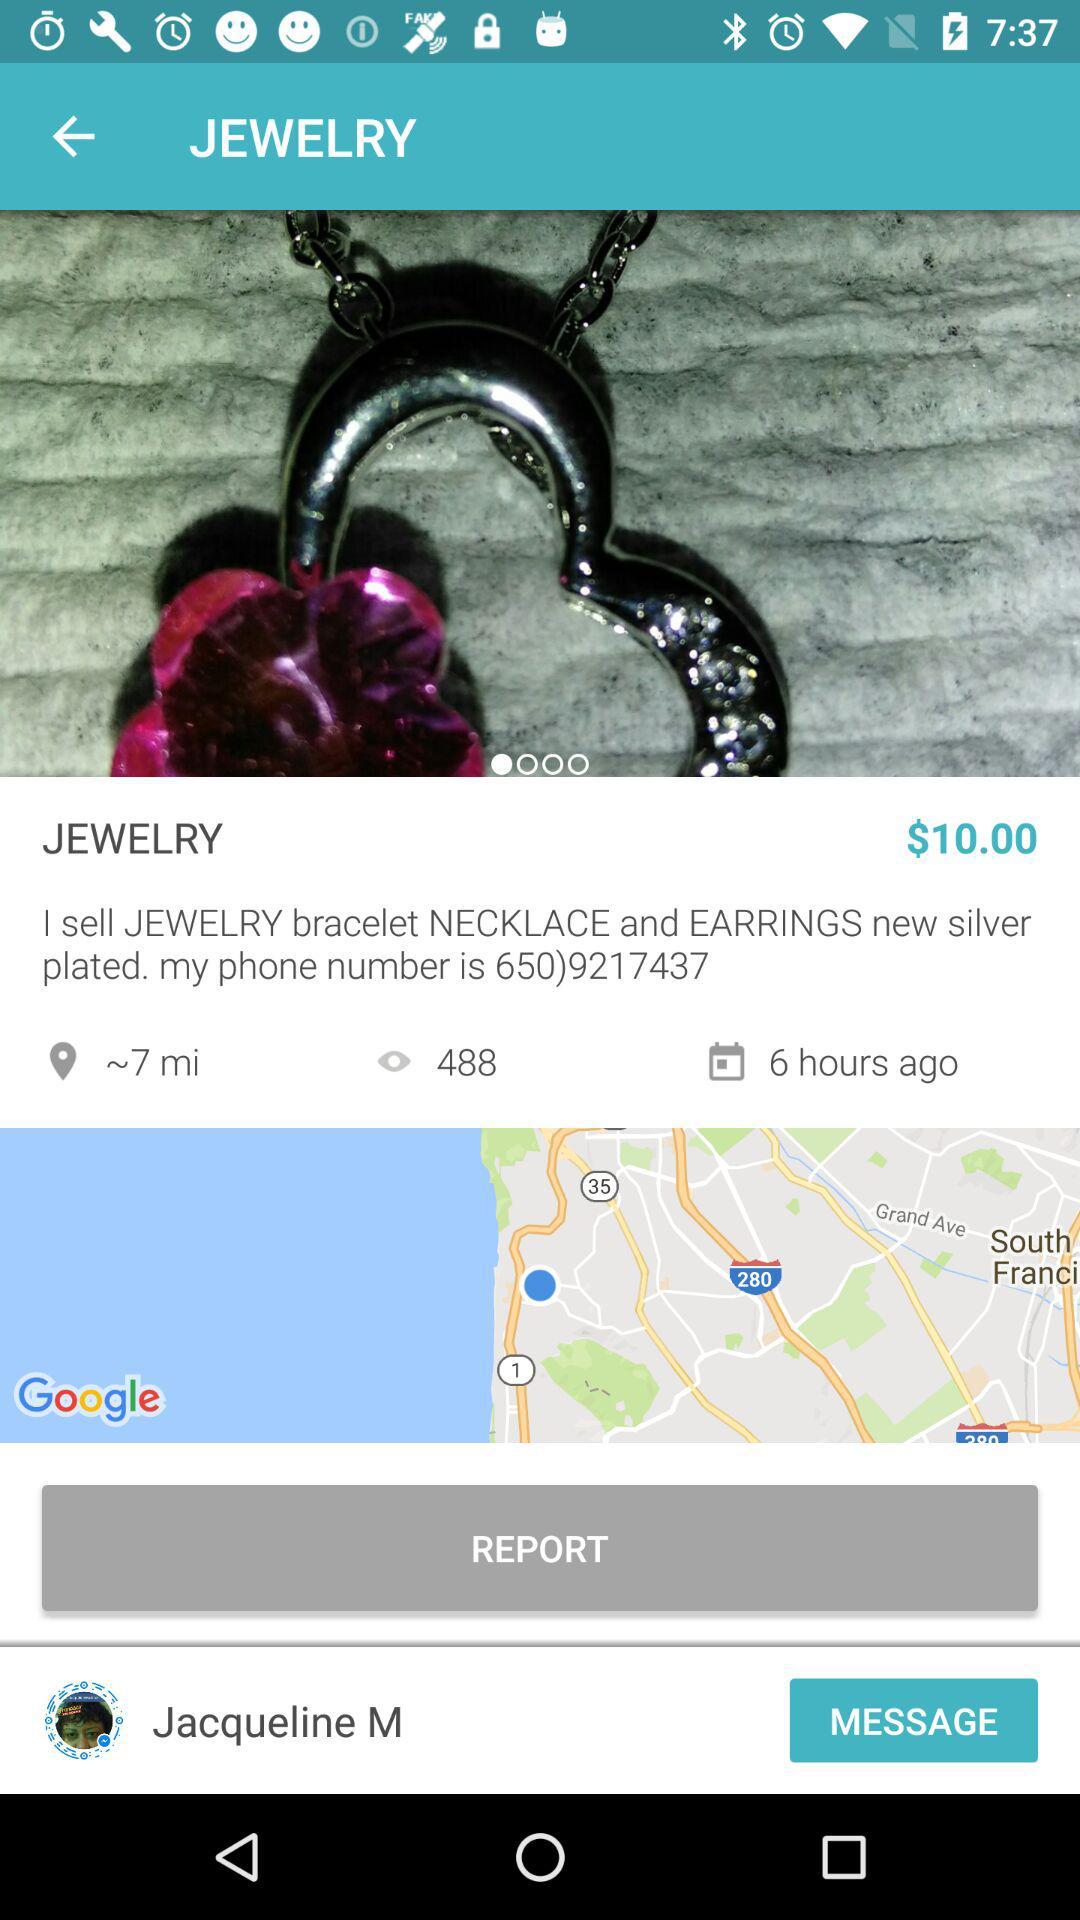 The image size is (1080, 1920). Describe the element at coordinates (83, 1719) in the screenshot. I see `the icon next to the jacqueline m` at that location.